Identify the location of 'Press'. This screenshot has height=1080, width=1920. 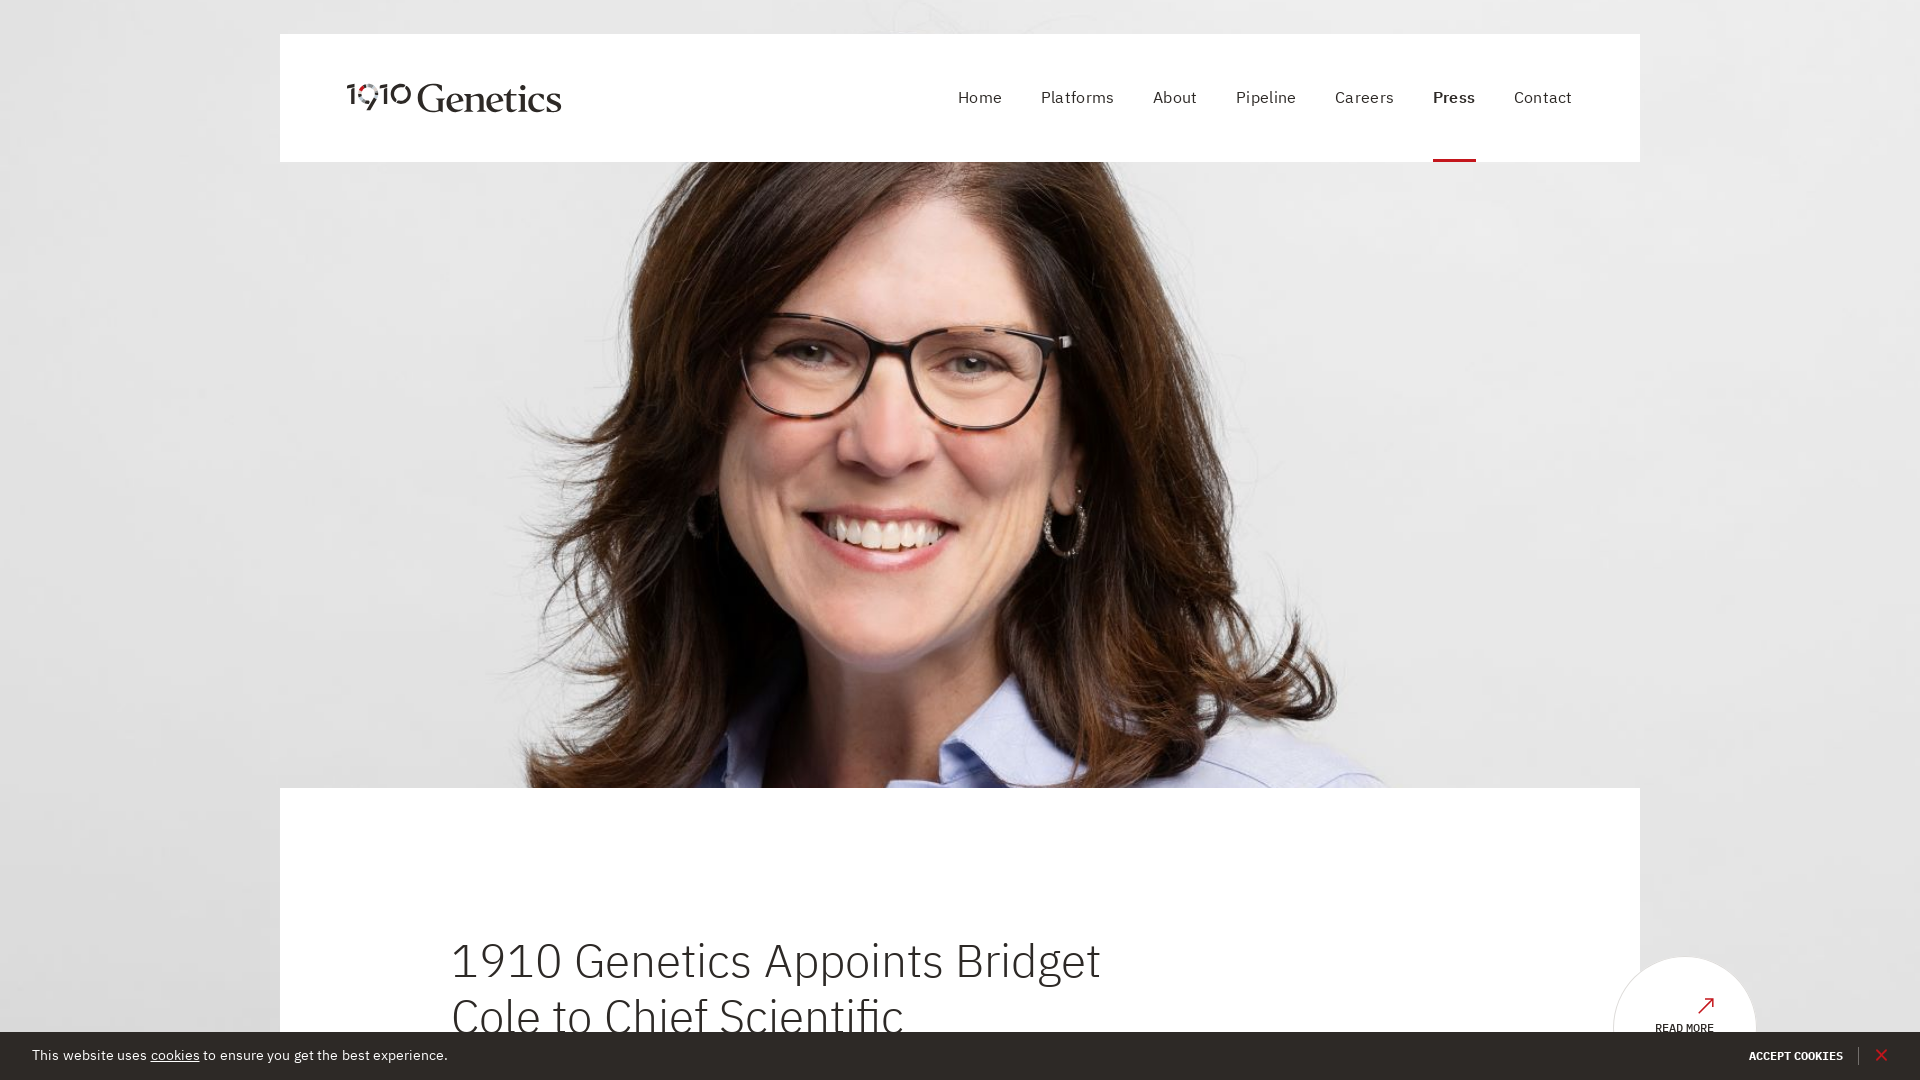
(1454, 97).